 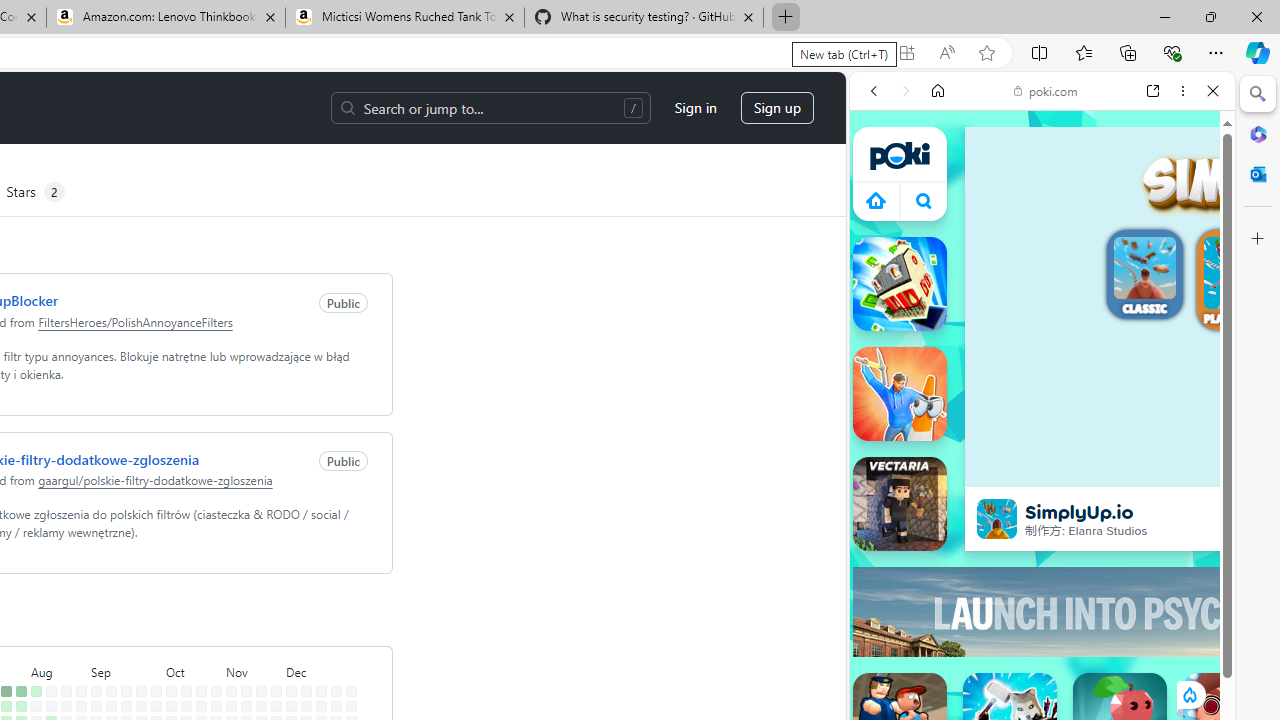 I want to click on 'Sports Games', so click(x=1041, y=666).